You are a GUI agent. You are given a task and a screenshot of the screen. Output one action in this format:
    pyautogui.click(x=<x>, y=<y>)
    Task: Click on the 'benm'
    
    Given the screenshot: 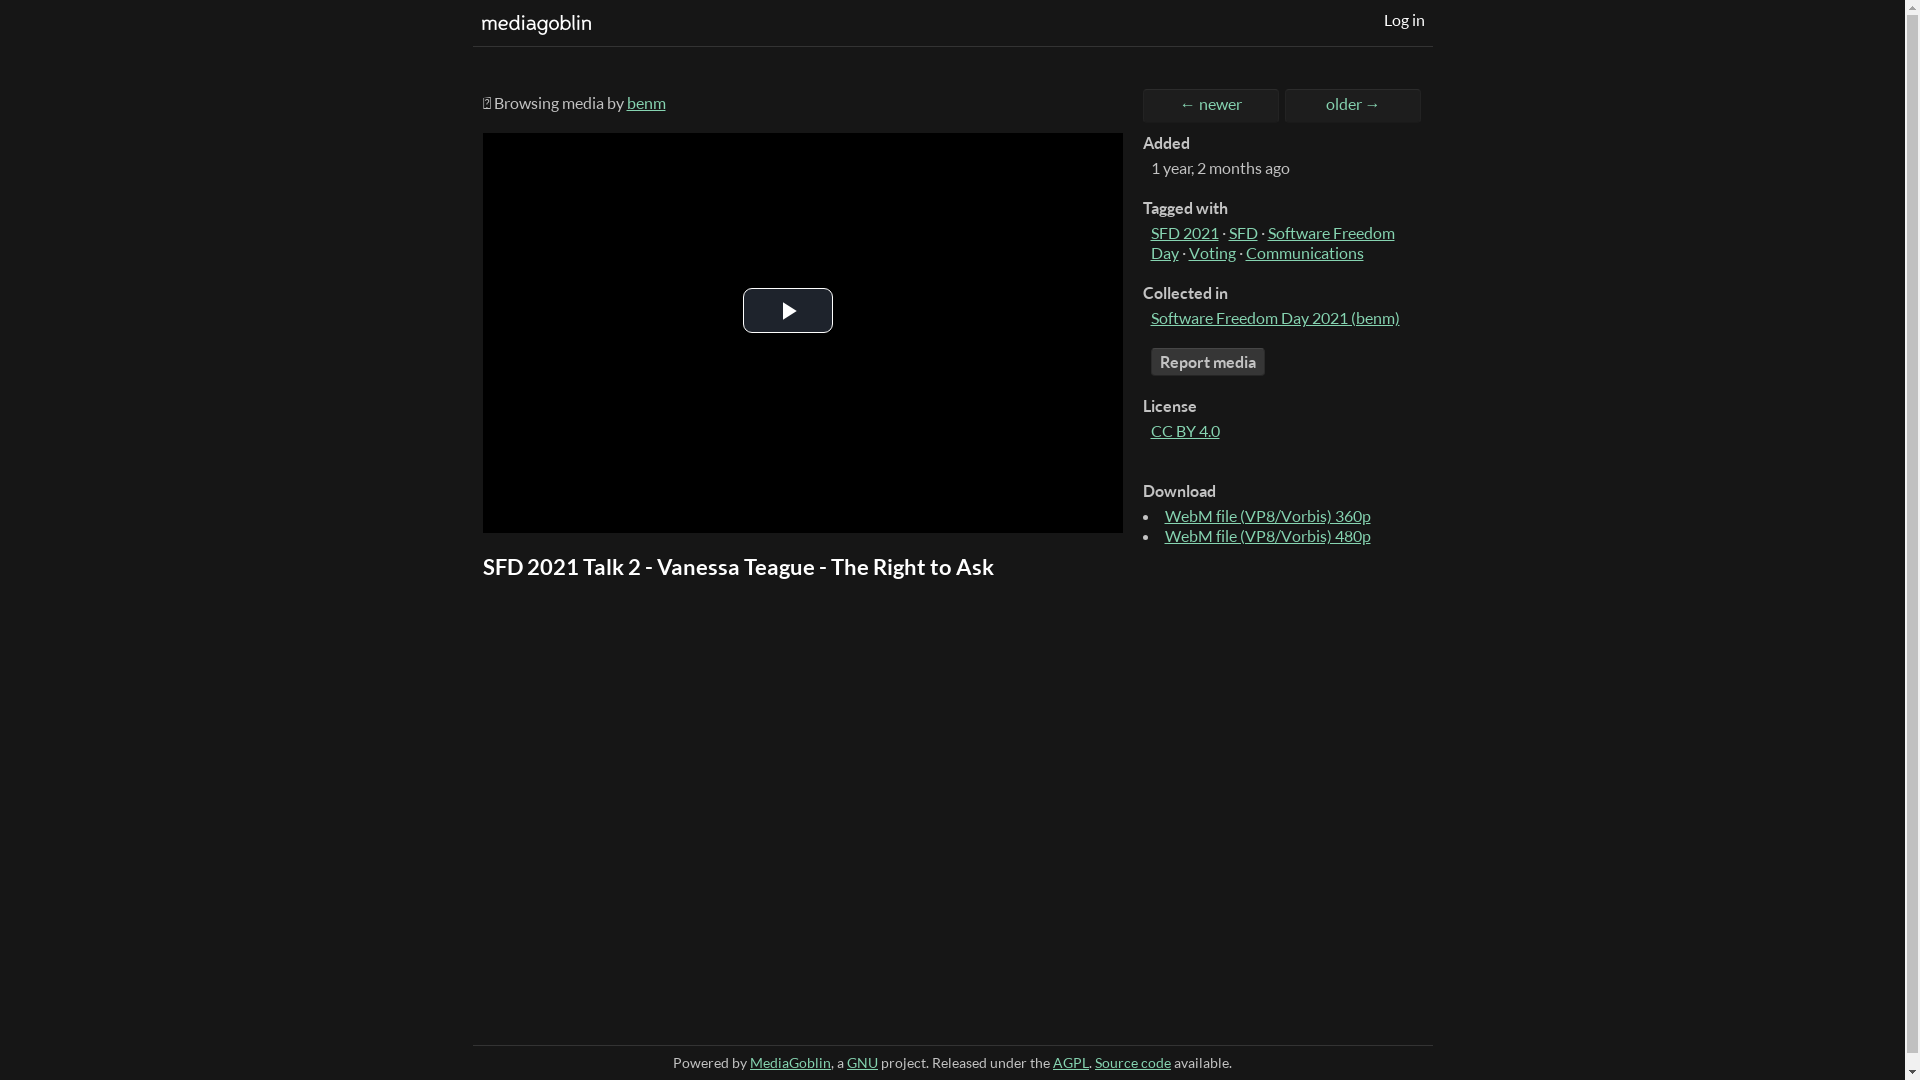 What is the action you would take?
    pyautogui.click(x=645, y=103)
    